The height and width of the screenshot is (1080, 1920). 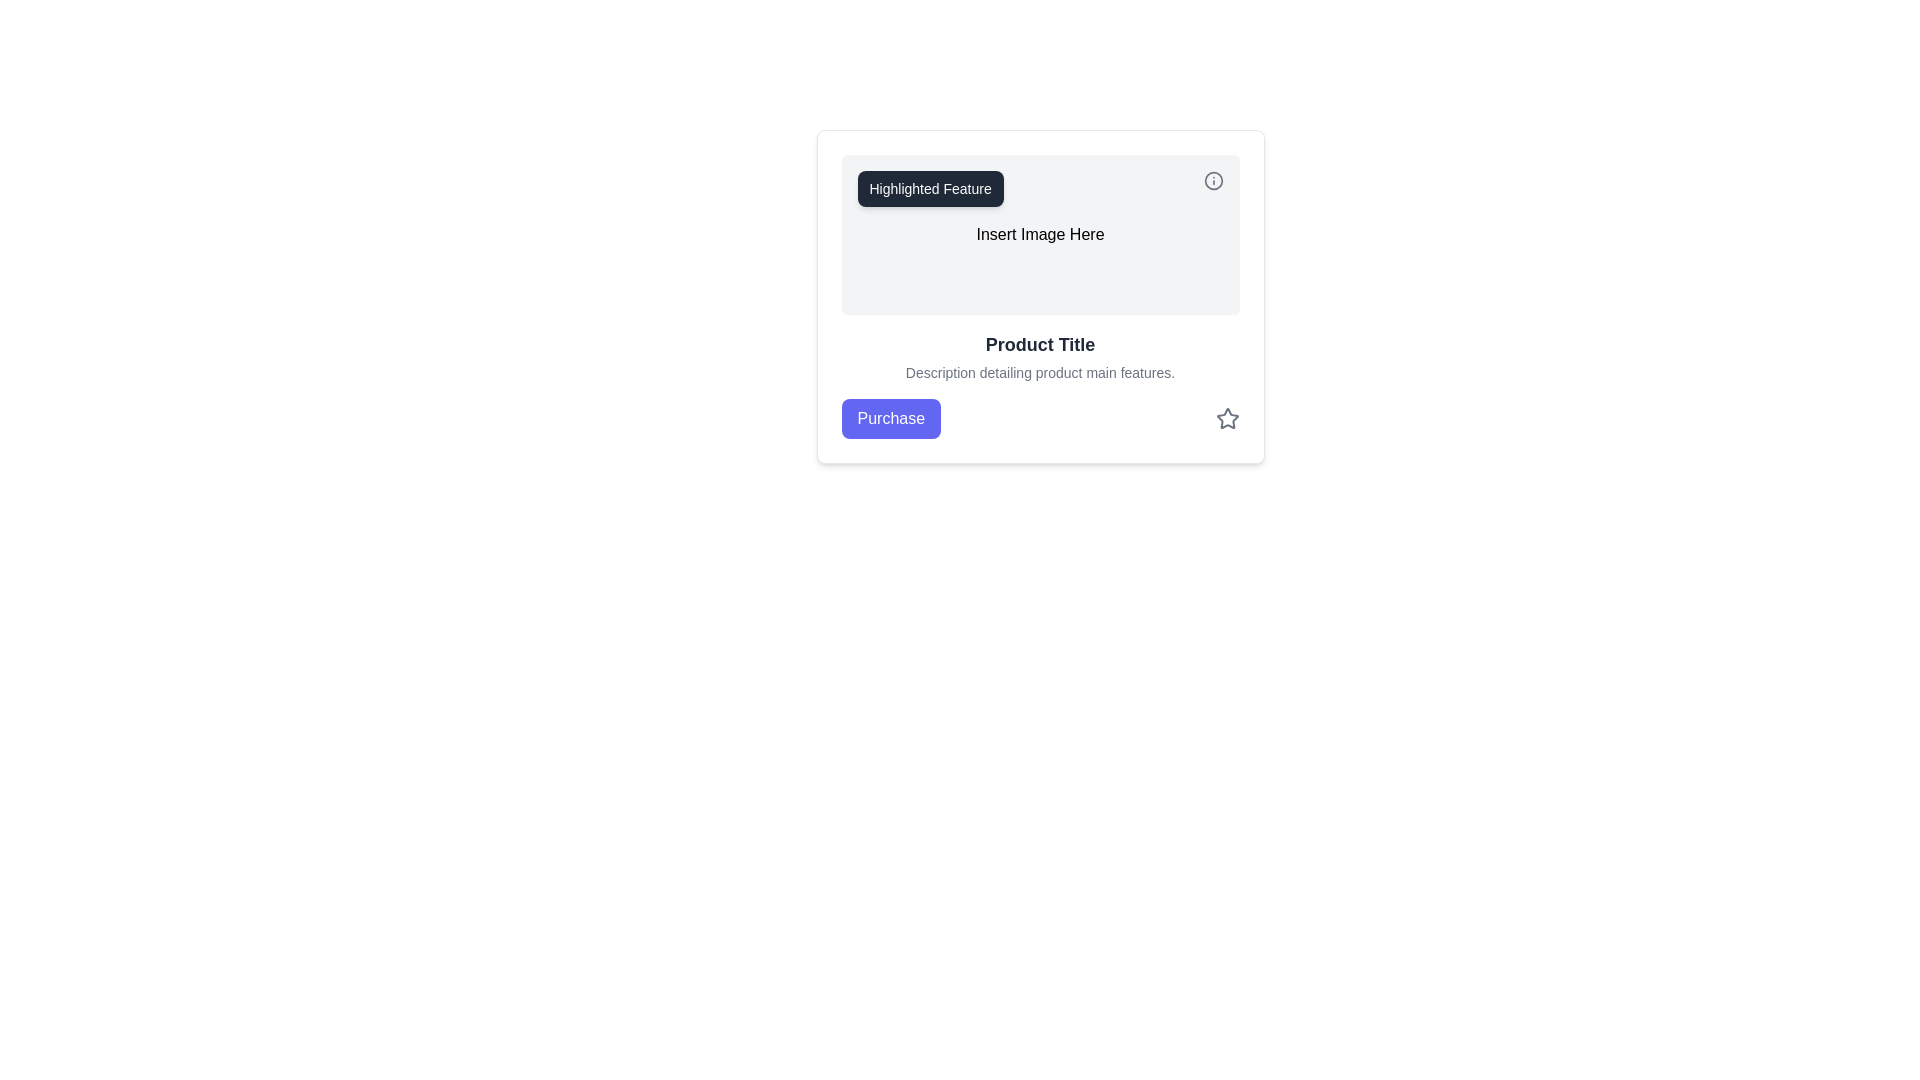 What do you see at coordinates (1226, 418) in the screenshot?
I see `the star icon button located on the far right of the group, adjacent to the 'Purchase' button` at bounding box center [1226, 418].